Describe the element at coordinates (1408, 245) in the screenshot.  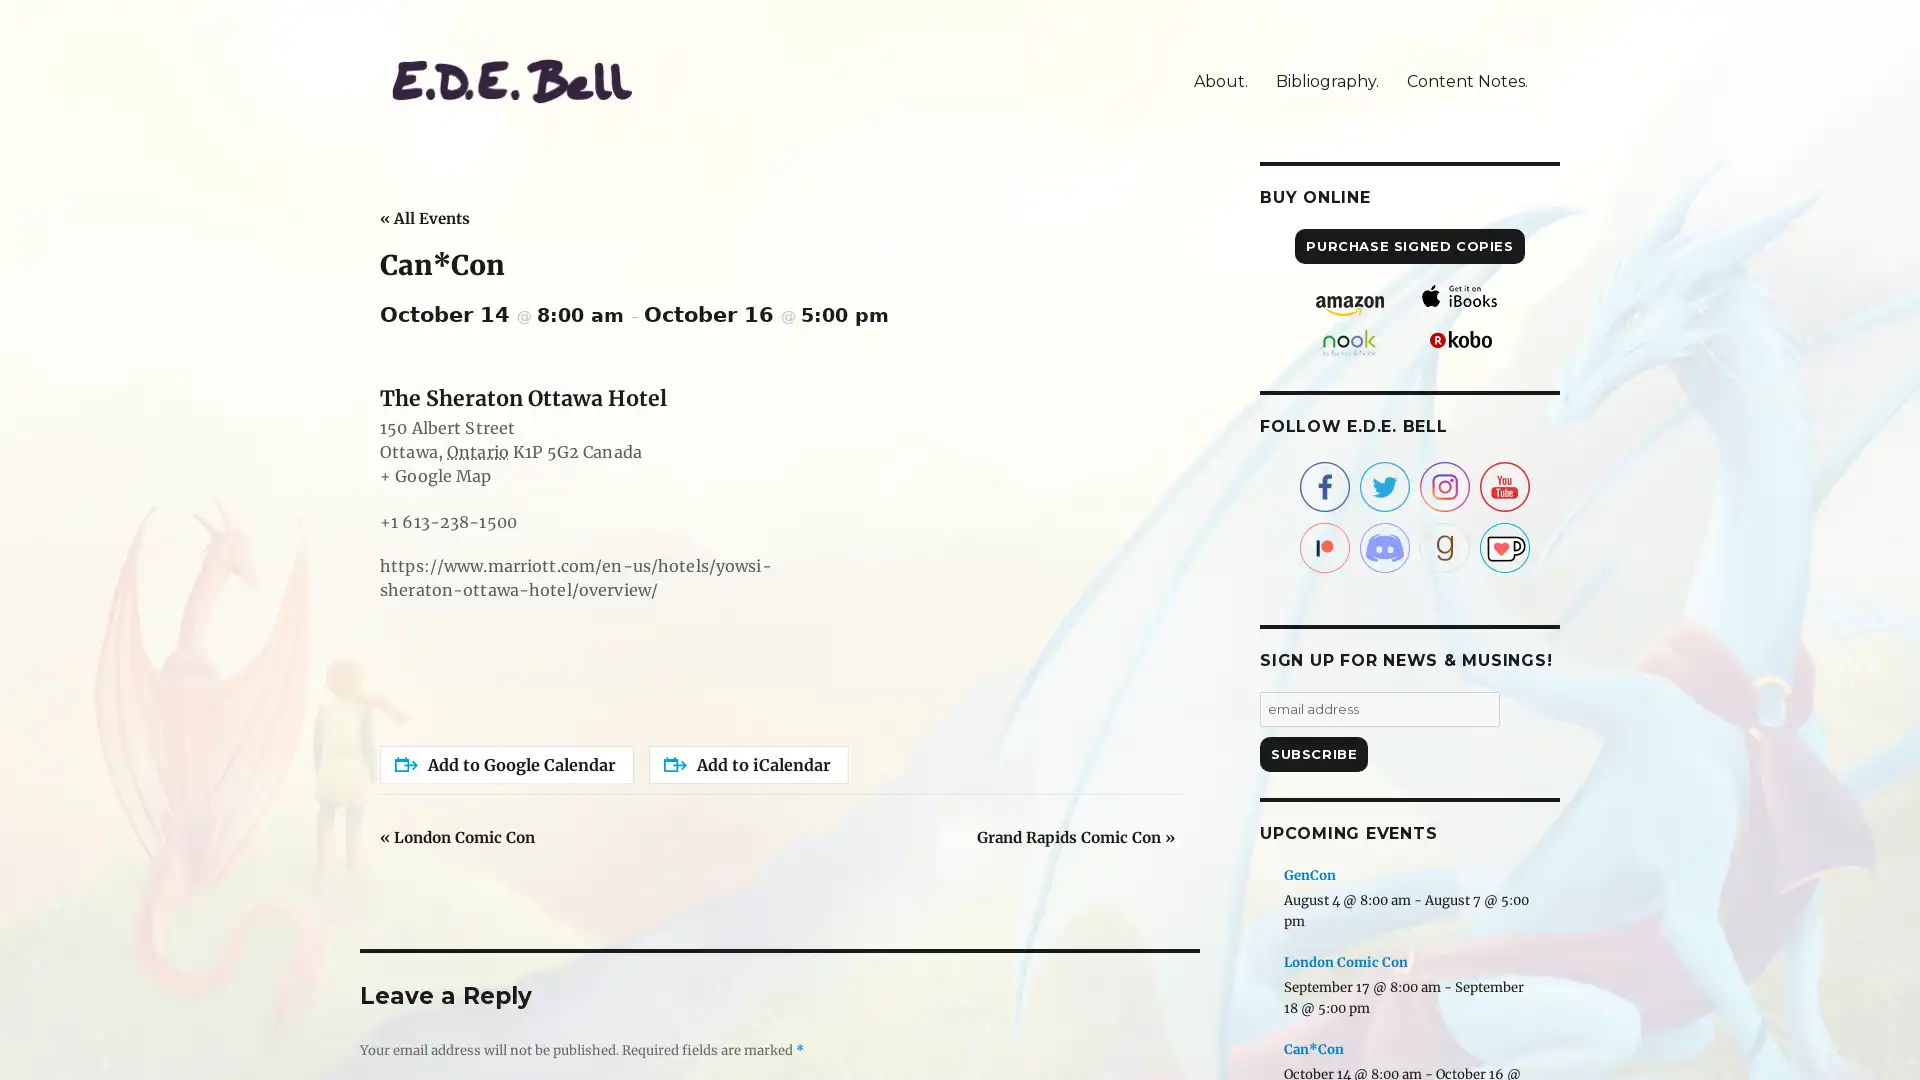
I see `PURCHASE SIGNED COPIES` at that location.